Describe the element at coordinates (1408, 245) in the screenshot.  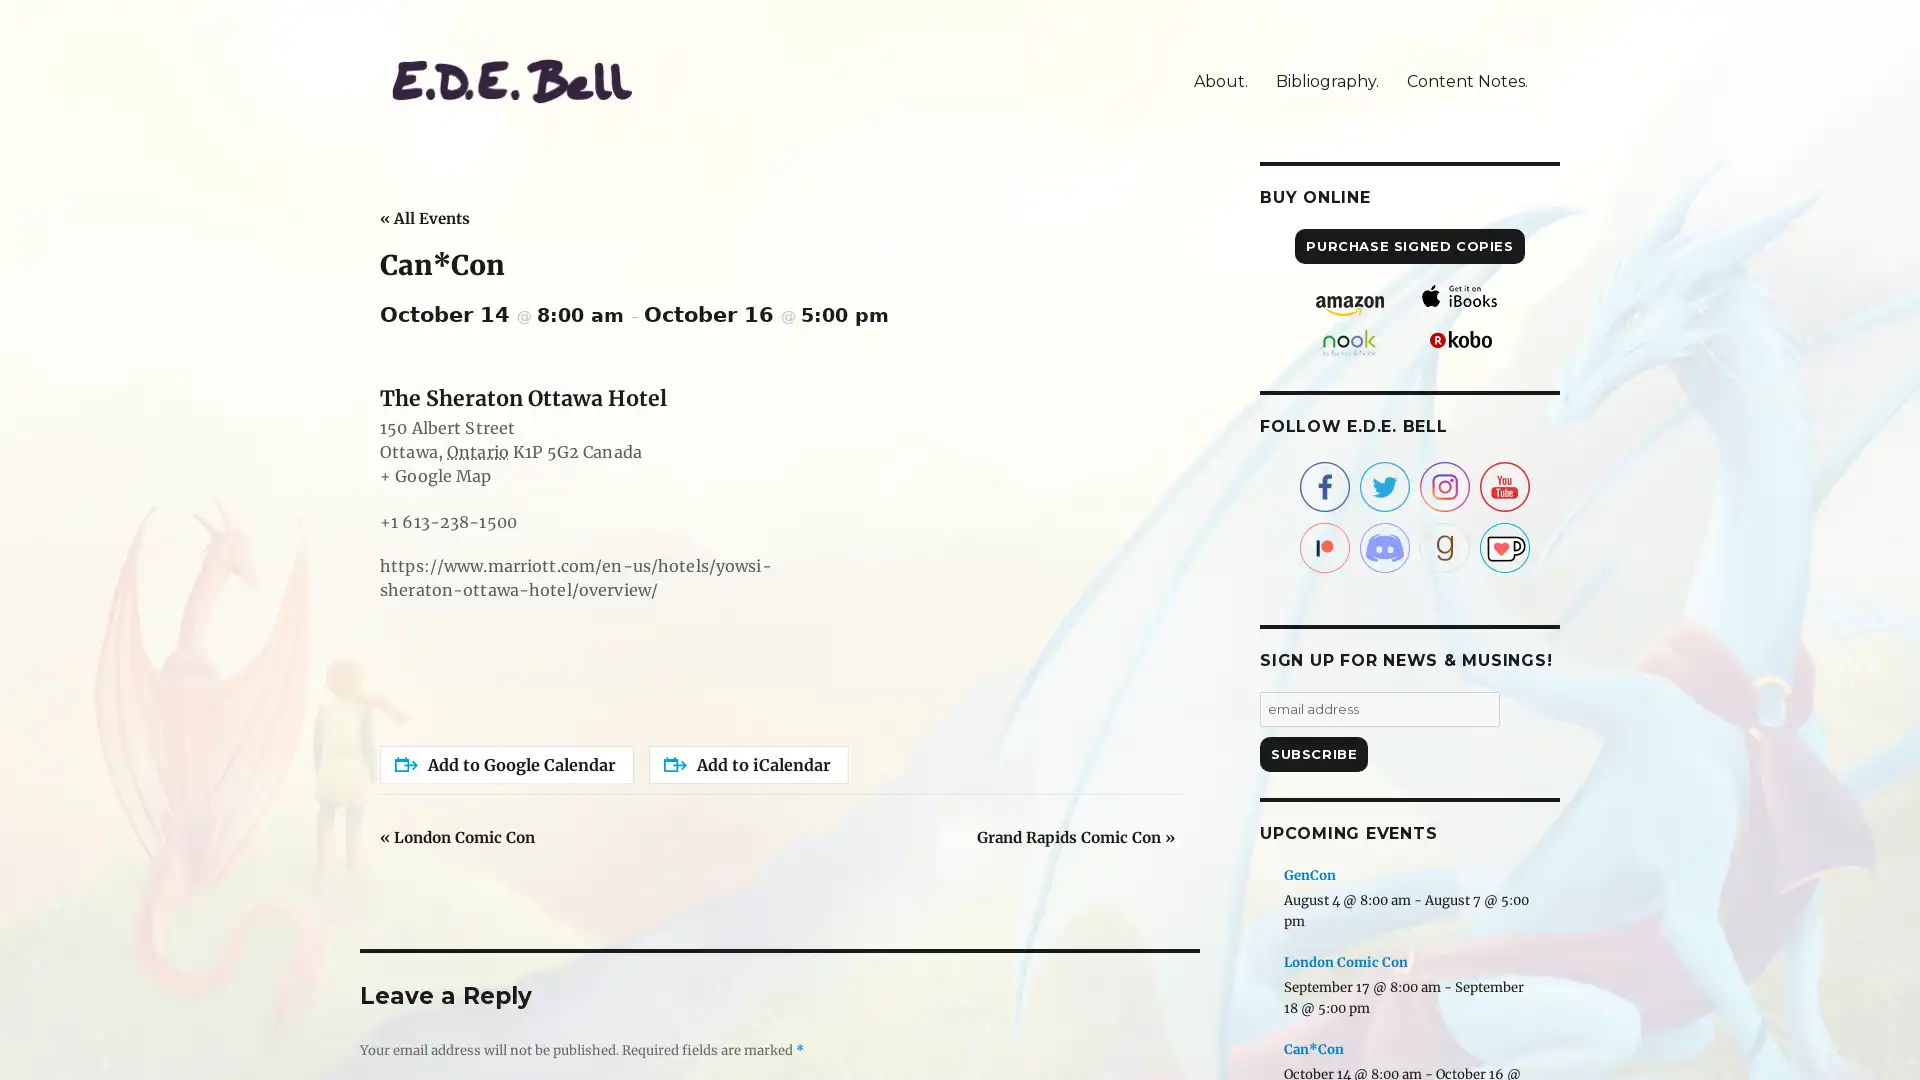
I see `PURCHASE SIGNED COPIES` at that location.